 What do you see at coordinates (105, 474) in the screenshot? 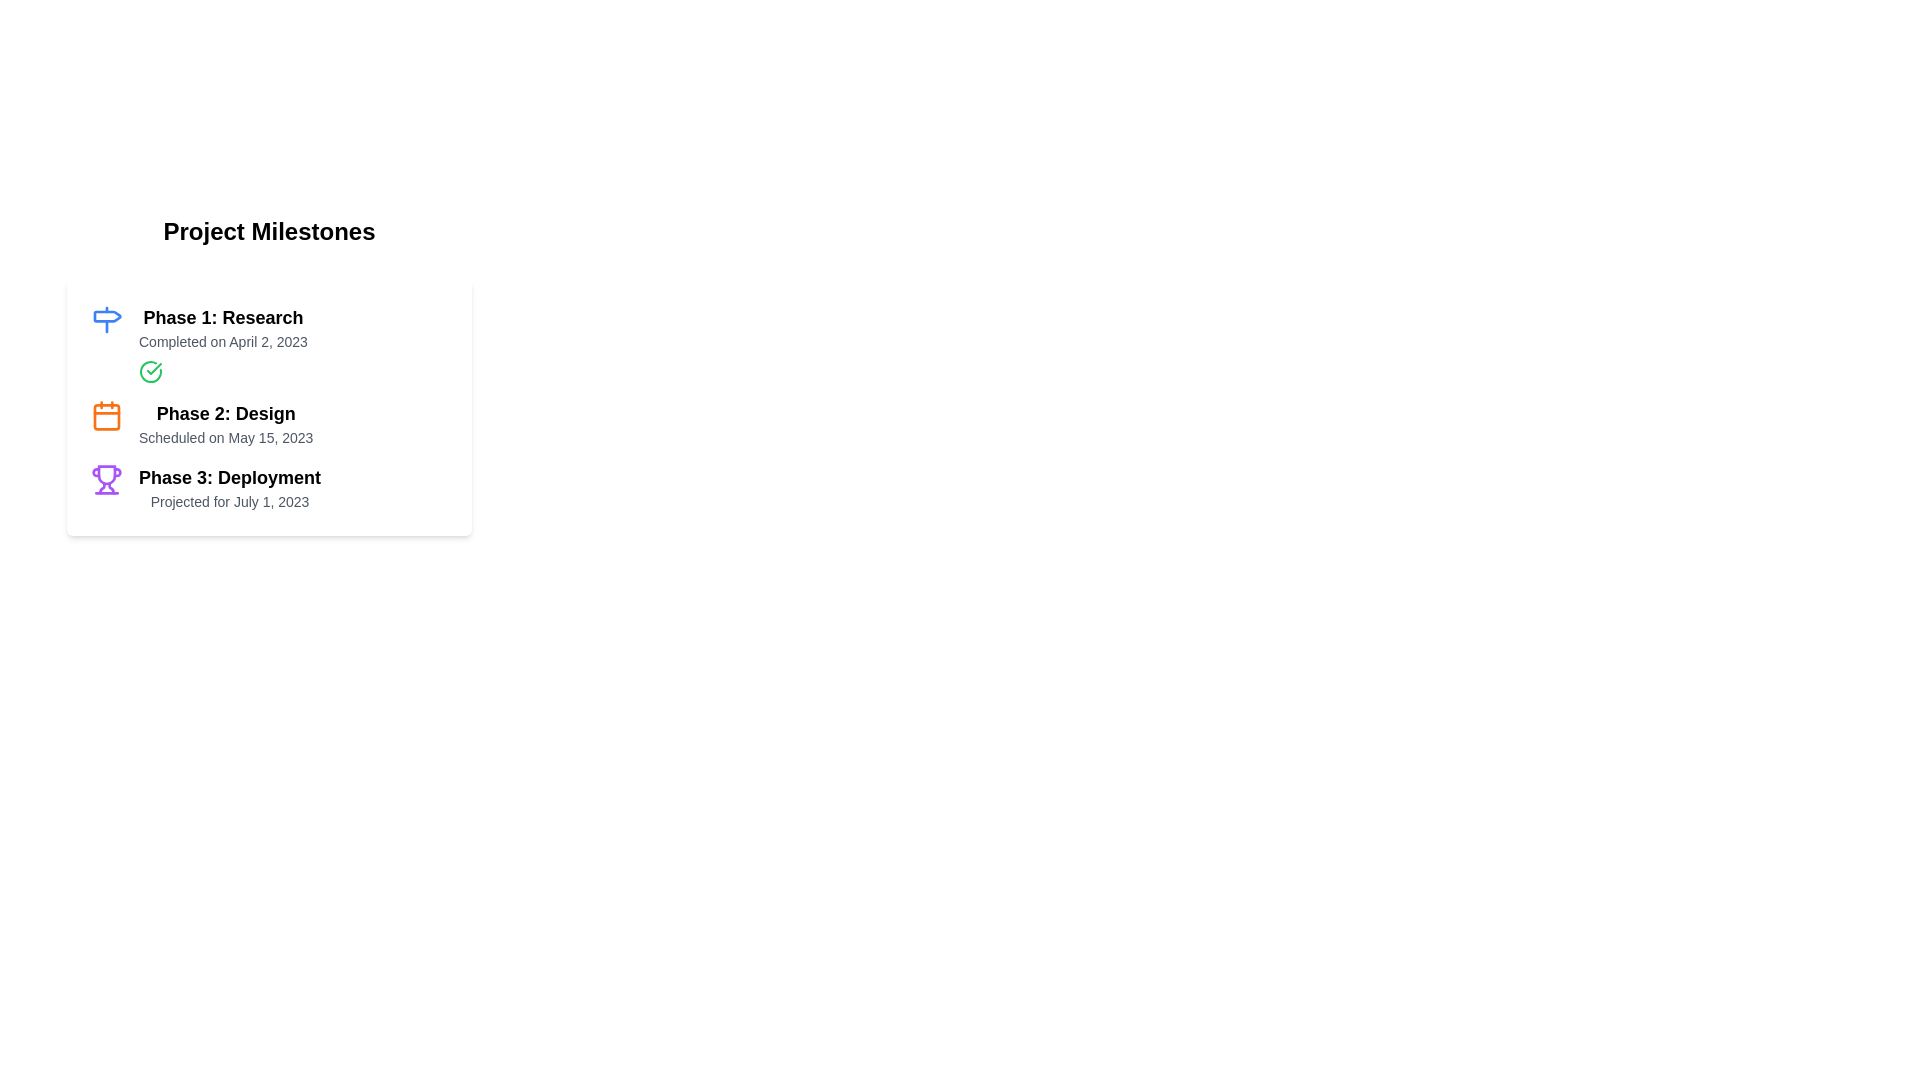
I see `the central graphical icon segment indicating the achievement milestone in the 'Phase 3: Deployment' list item` at bounding box center [105, 474].